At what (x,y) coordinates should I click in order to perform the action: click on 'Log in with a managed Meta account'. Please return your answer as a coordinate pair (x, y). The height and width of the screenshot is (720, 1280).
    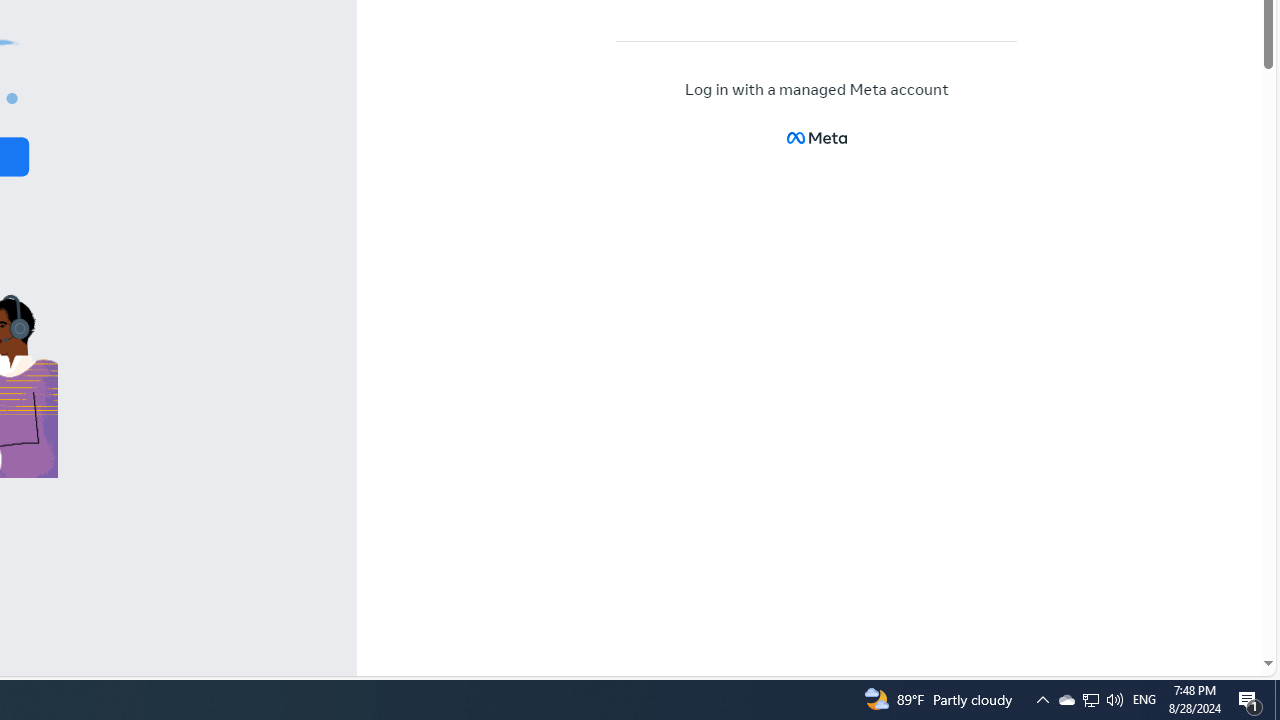
    Looking at the image, I should click on (817, 90).